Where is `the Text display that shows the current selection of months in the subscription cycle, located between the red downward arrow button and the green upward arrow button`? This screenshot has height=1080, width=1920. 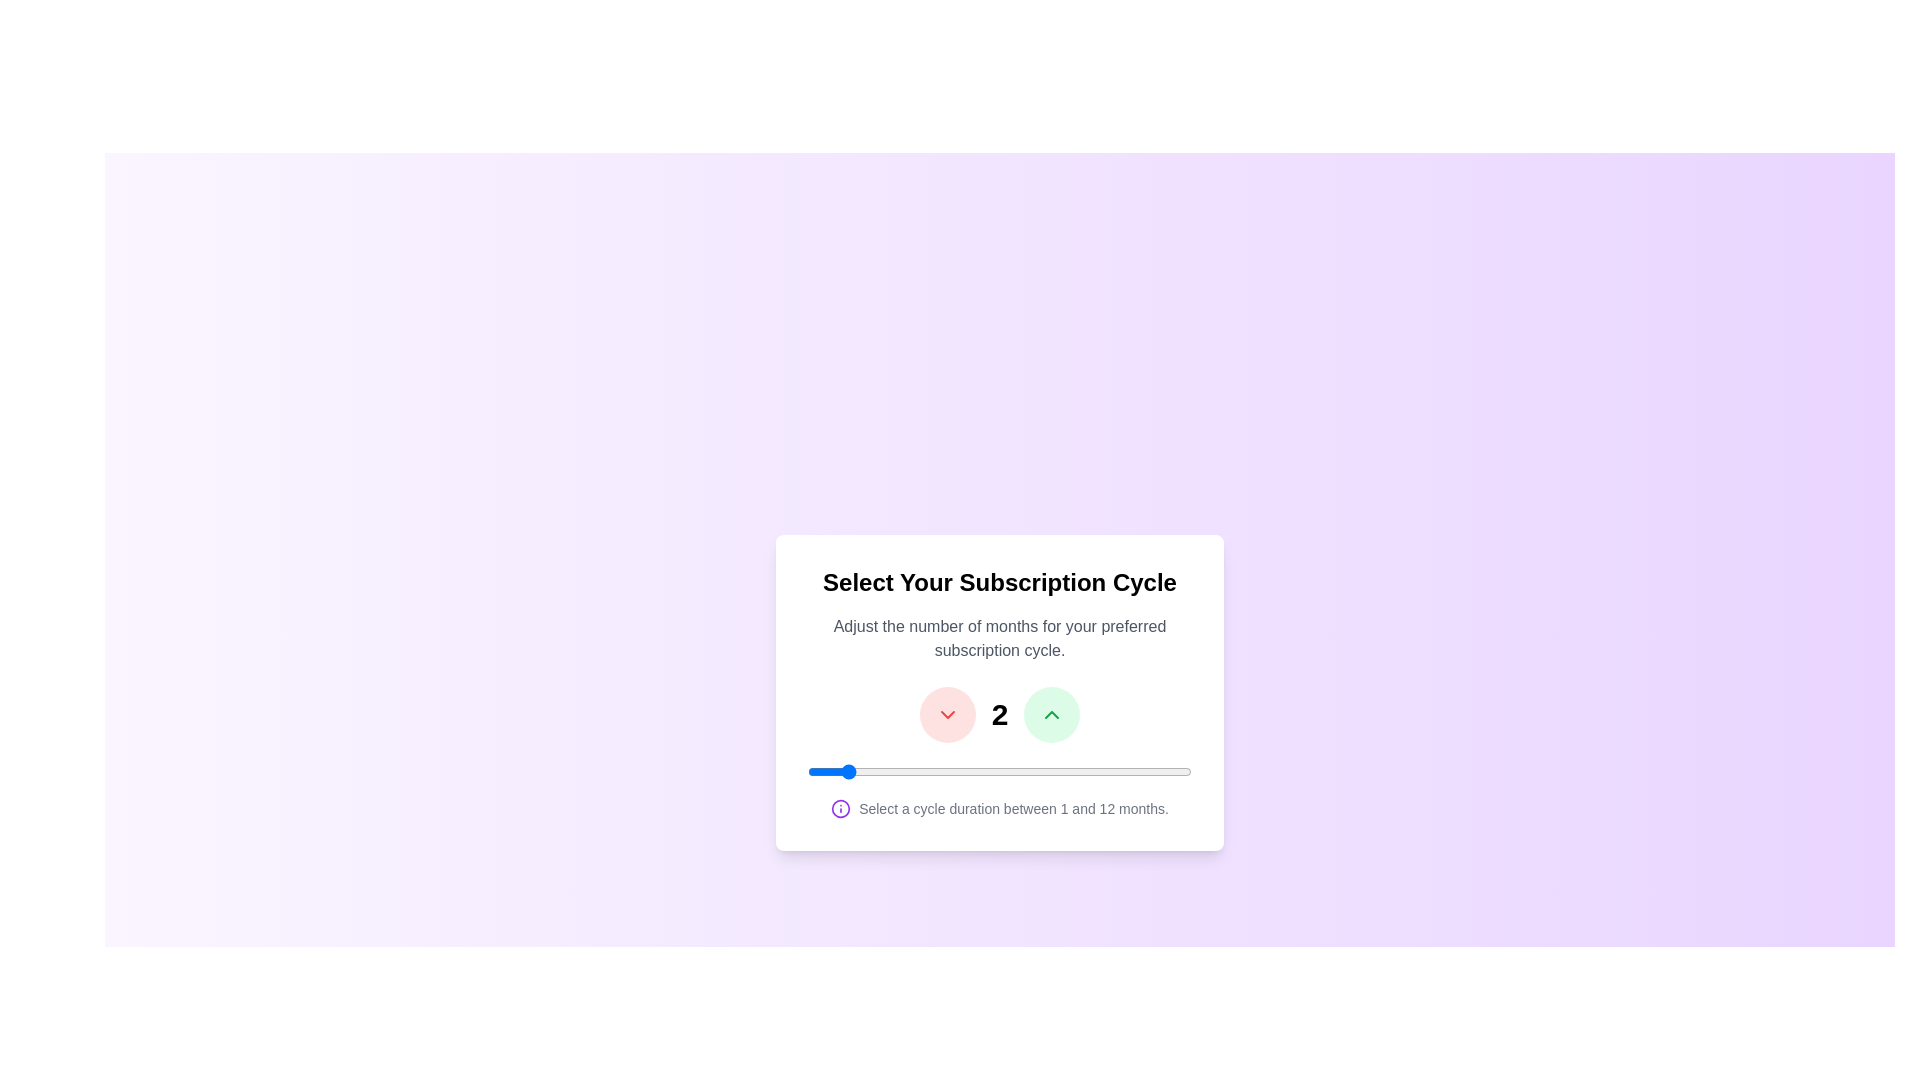 the Text display that shows the current selection of months in the subscription cycle, located between the red downward arrow button and the green upward arrow button is located at coordinates (999, 713).